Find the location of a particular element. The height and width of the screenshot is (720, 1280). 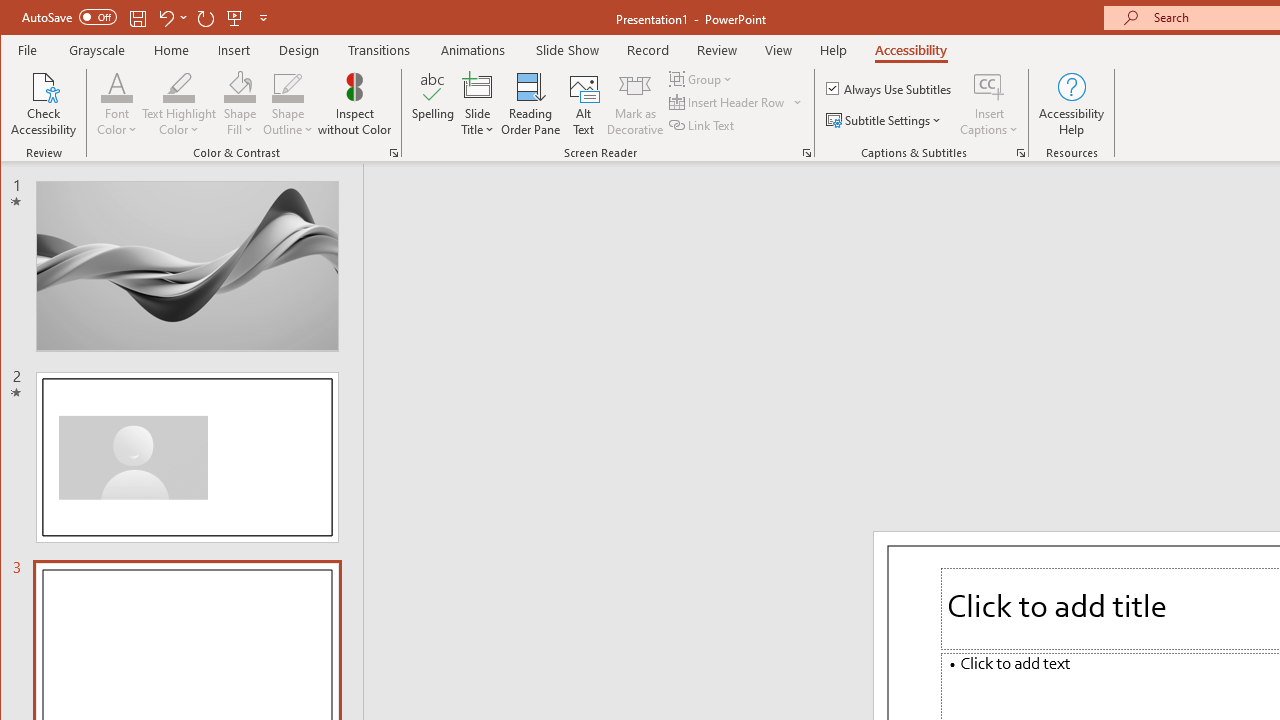

'Captions & Subtitles' is located at coordinates (1020, 152).